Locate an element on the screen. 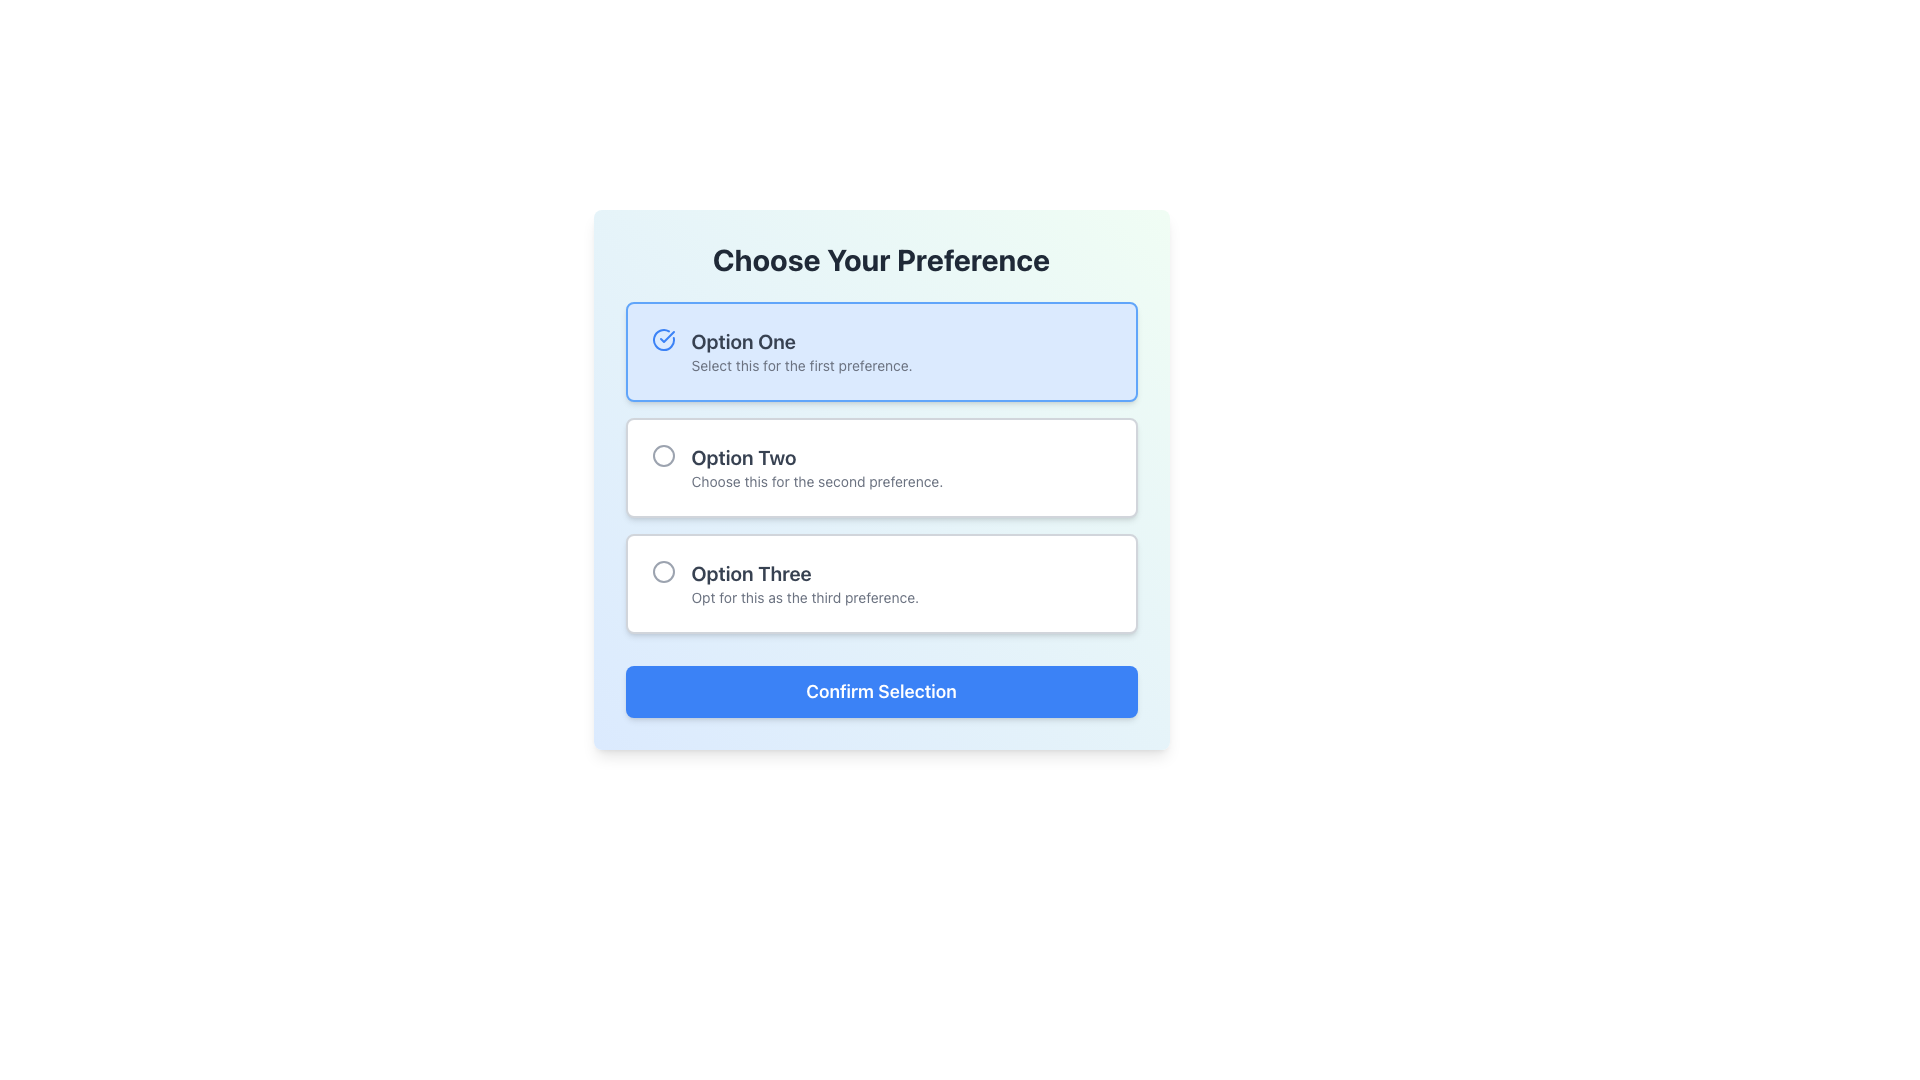 The image size is (1920, 1080). the text label displaying 'Option Three', which is a bold, dark-gray font aligned to the left, located above the descriptive text in the third preference option of a vertical list is located at coordinates (805, 574).